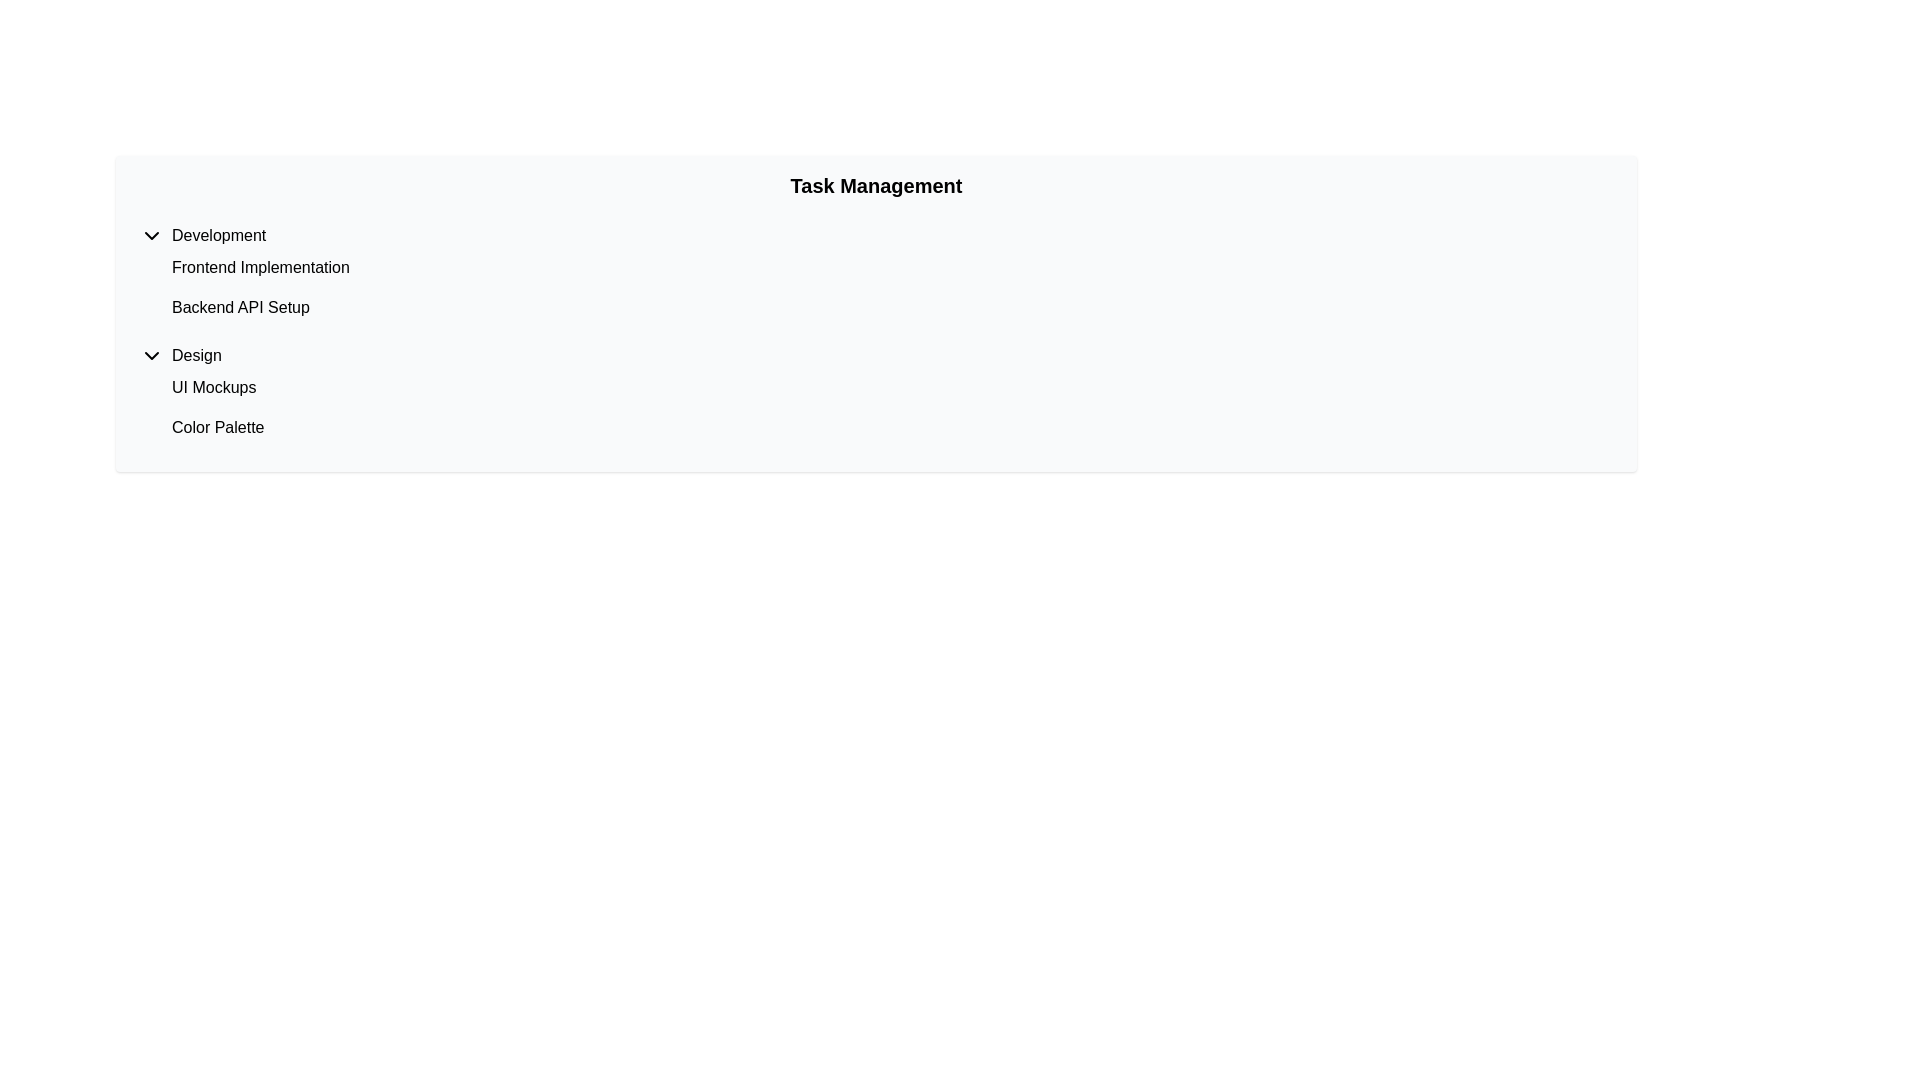 The width and height of the screenshot is (1920, 1080). I want to click on the static text label displaying 'Frontend Implementation', which is the first item under the 'Development' category in the task management panel, so click(259, 266).